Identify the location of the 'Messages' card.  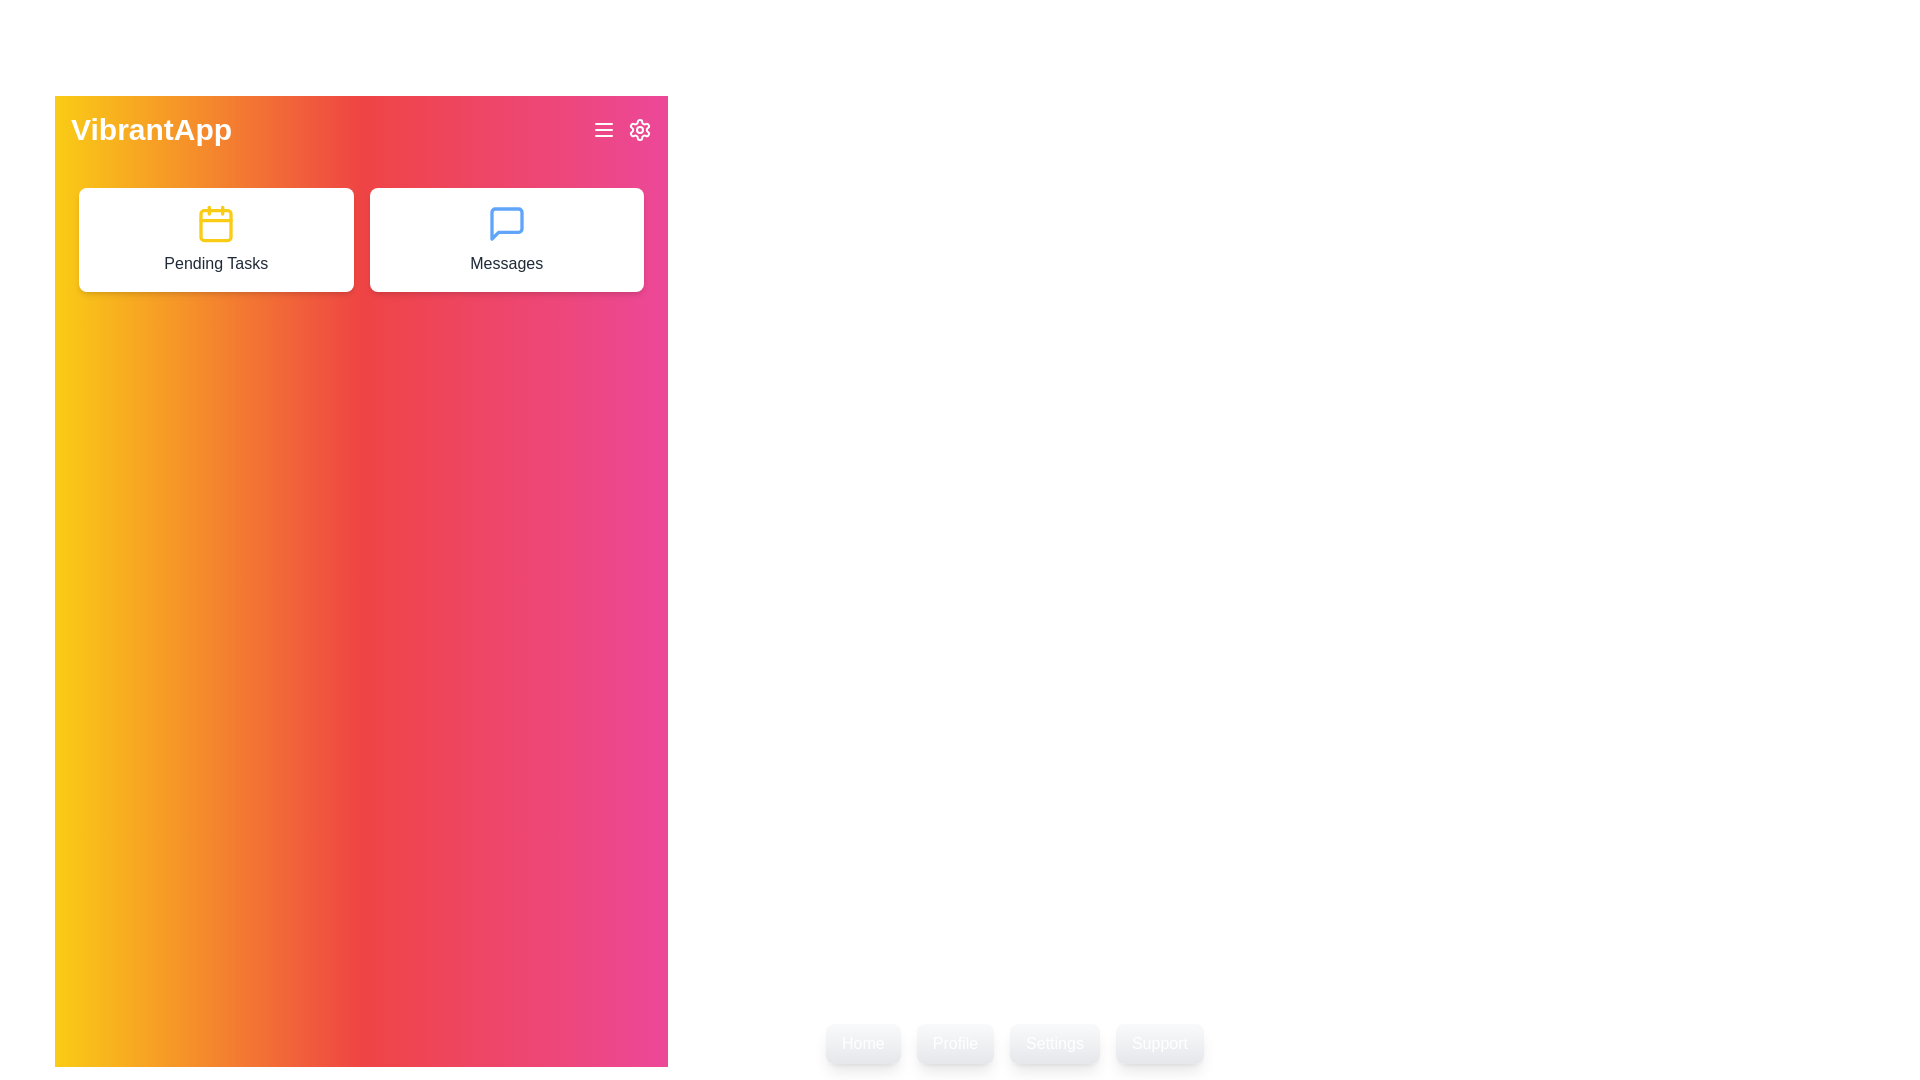
(506, 238).